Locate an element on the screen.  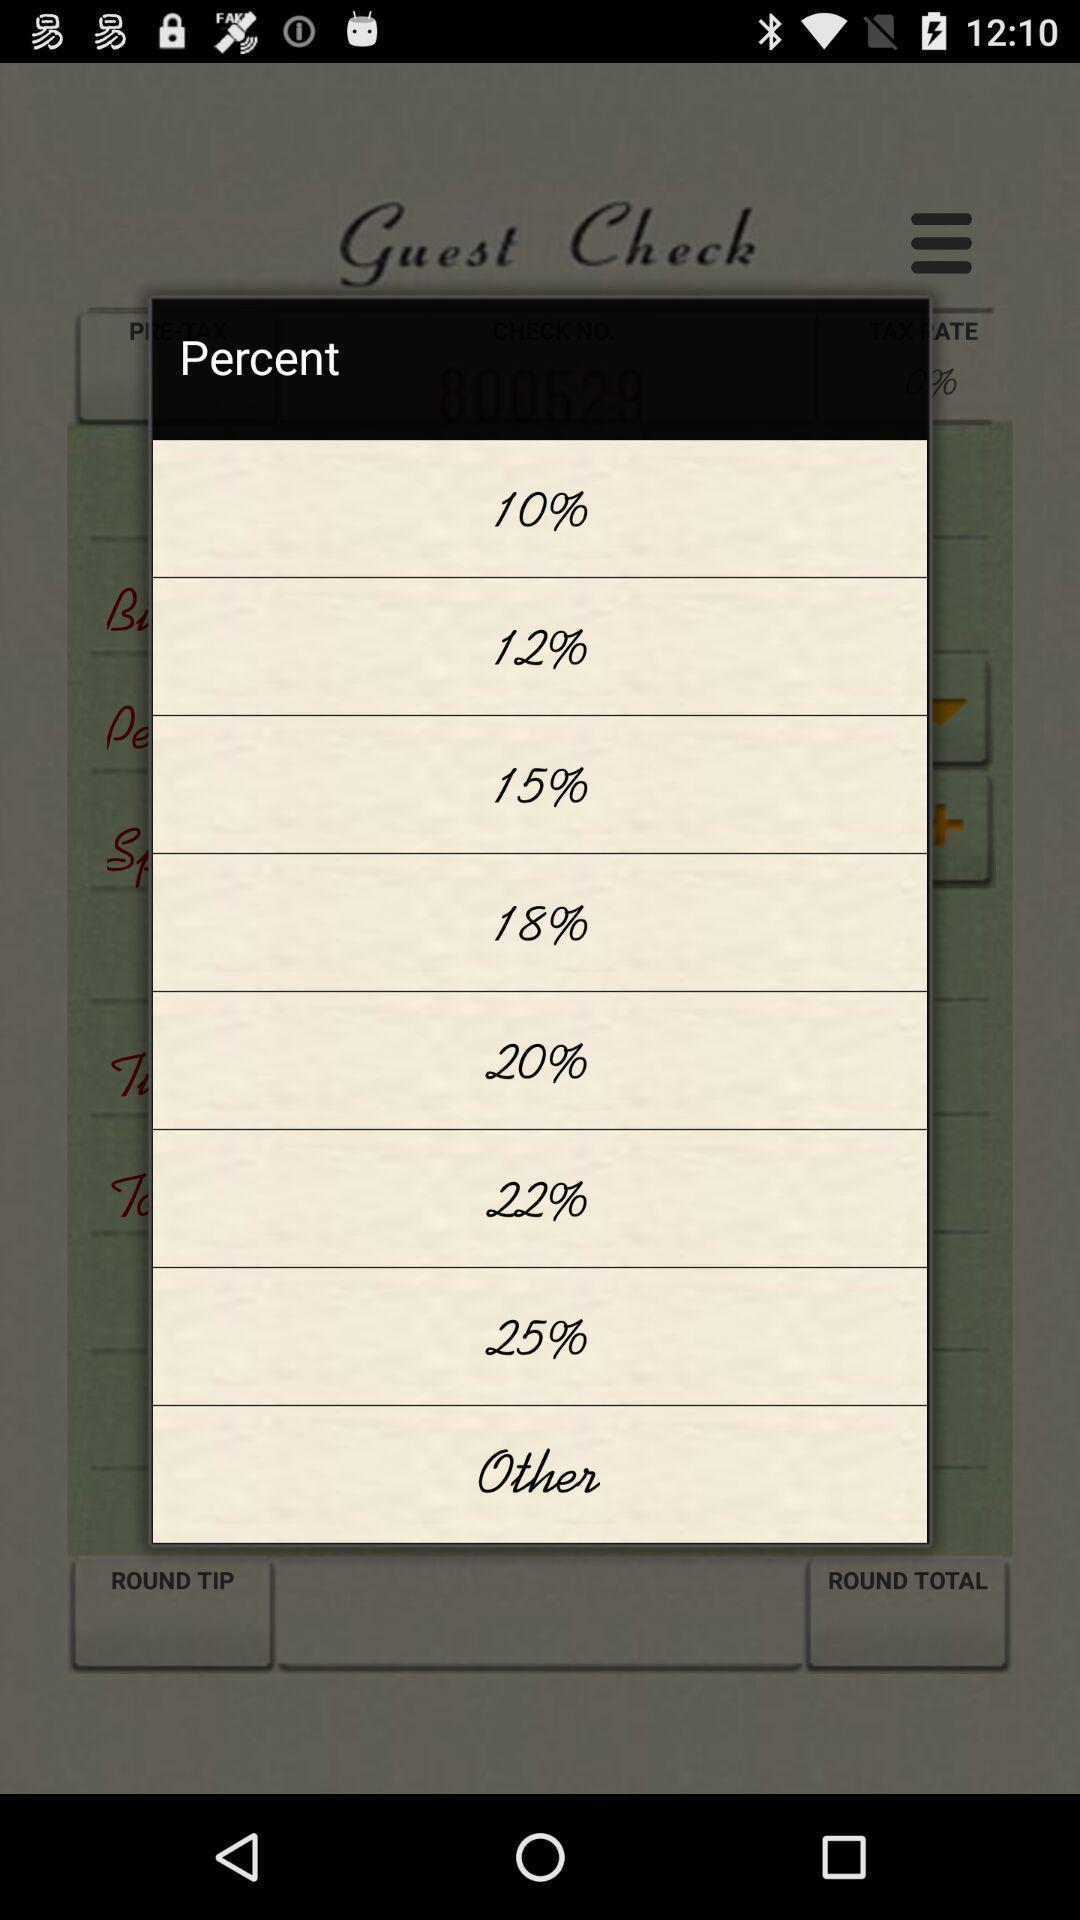
the item below 22% app is located at coordinates (540, 1336).